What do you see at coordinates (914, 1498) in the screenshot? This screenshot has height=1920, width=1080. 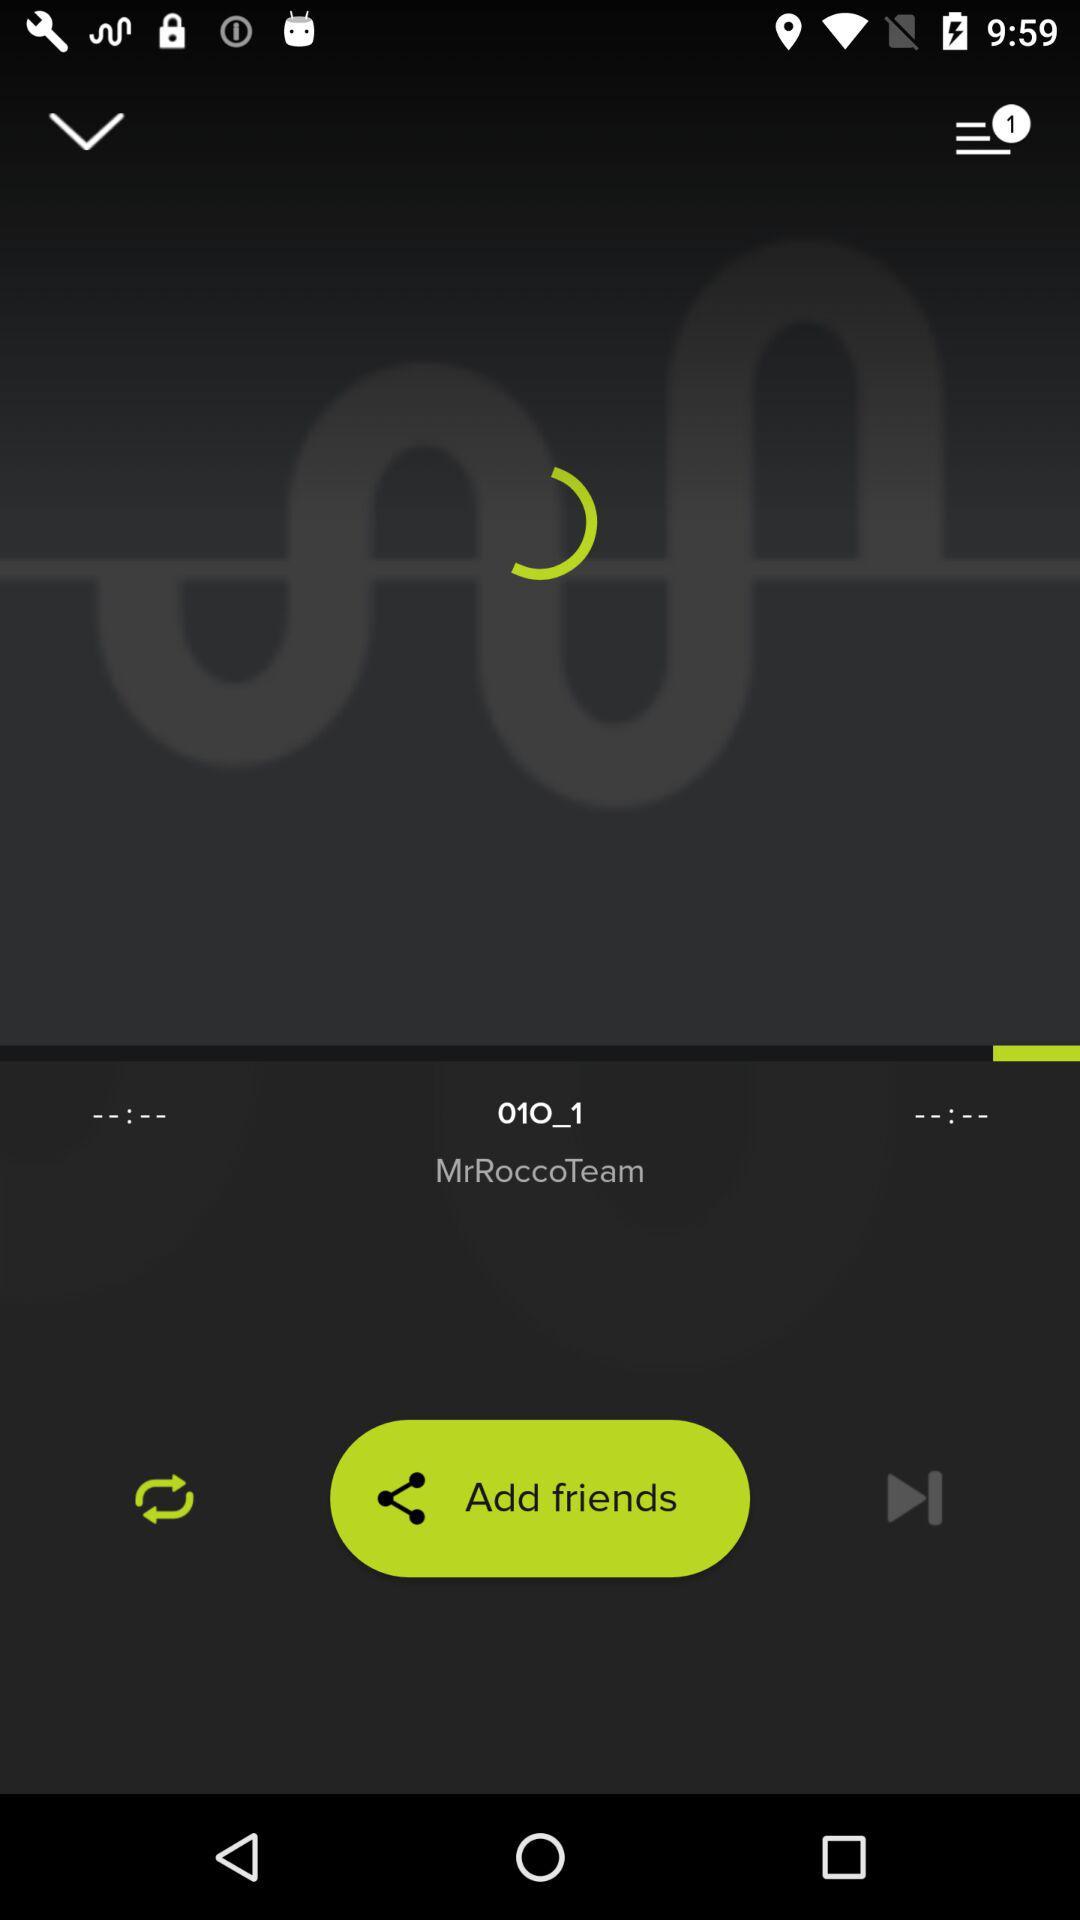 I see `the skip_next icon` at bounding box center [914, 1498].